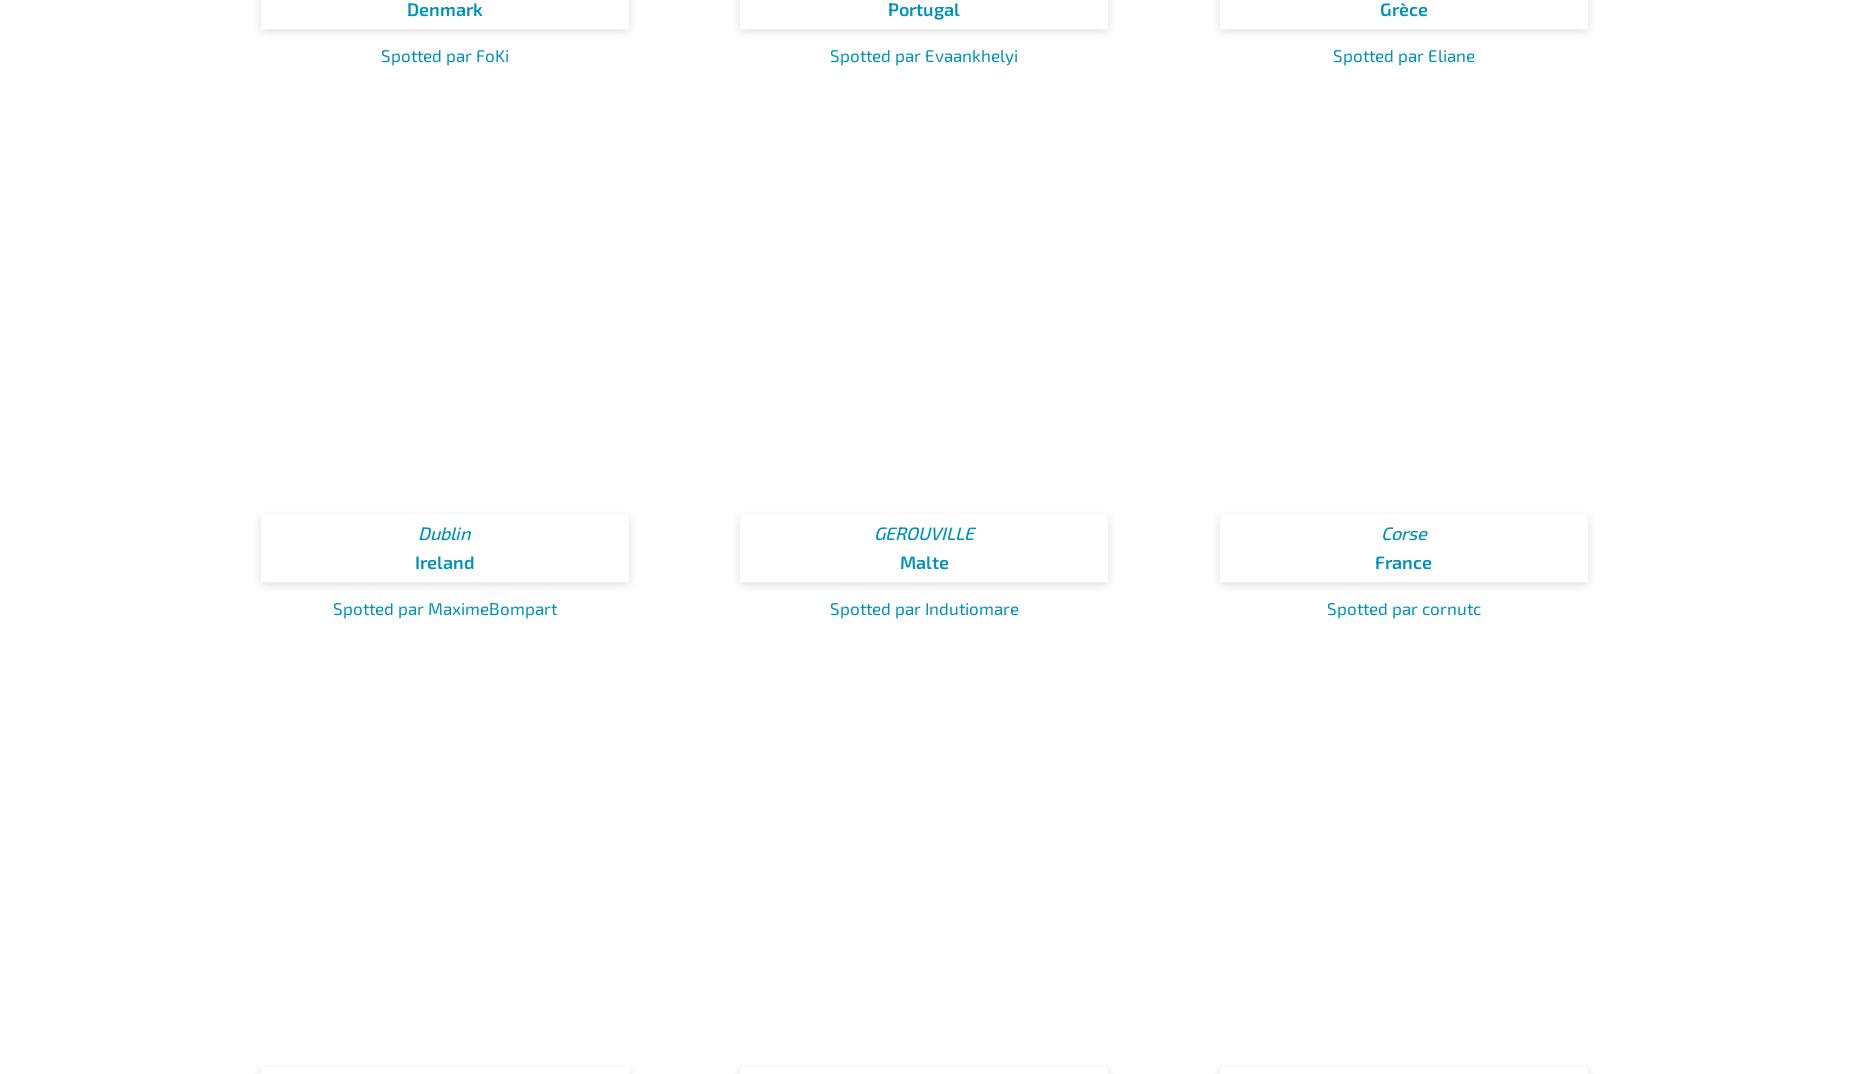 The height and width of the screenshot is (1074, 1850). What do you see at coordinates (1403, 561) in the screenshot?
I see `'France'` at bounding box center [1403, 561].